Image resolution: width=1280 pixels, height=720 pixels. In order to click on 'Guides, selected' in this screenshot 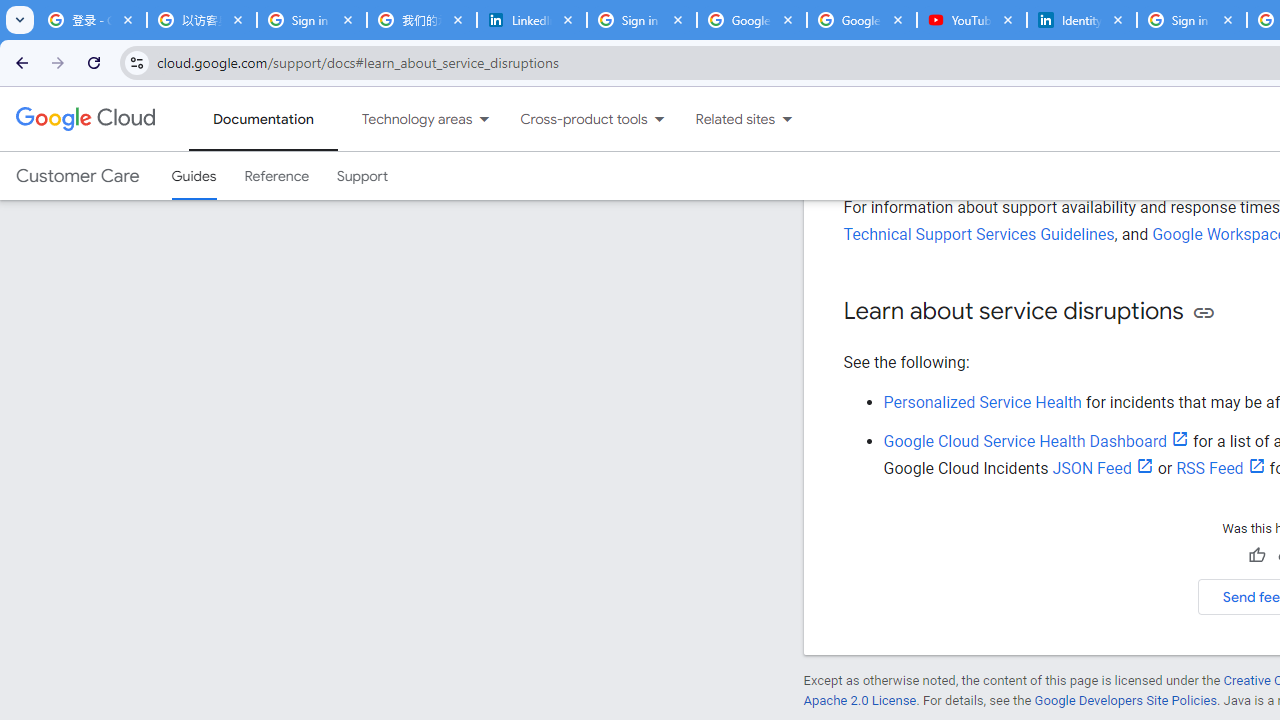, I will do `click(193, 175)`.